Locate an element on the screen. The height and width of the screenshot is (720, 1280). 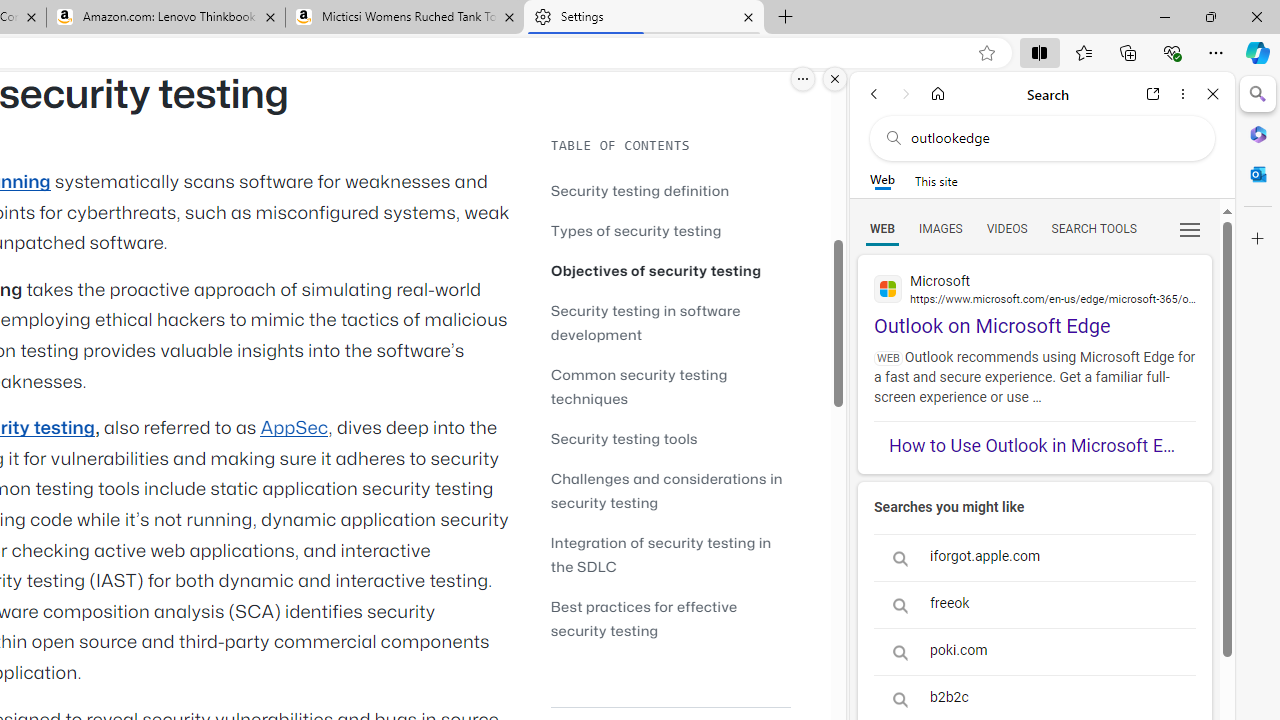
'AppSec' is located at coordinates (293, 427).